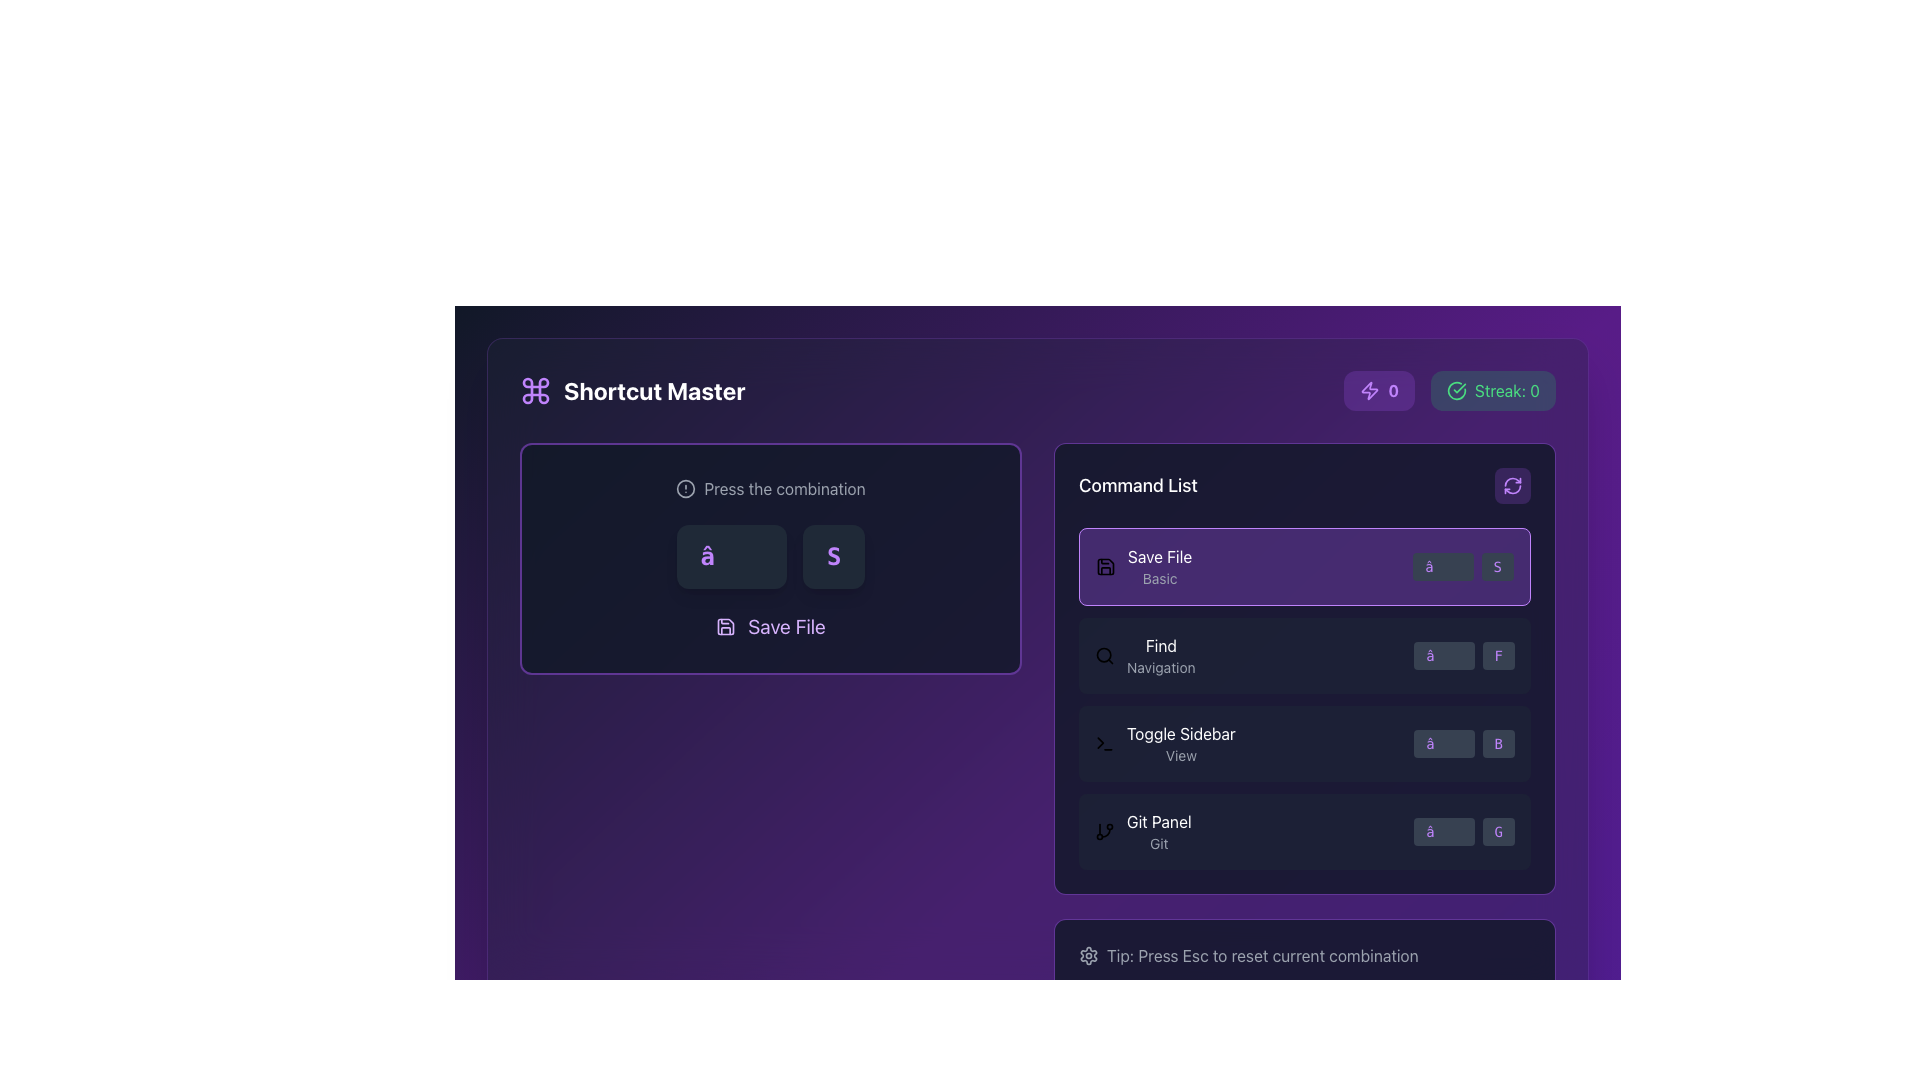 Image resolution: width=1920 pixels, height=1080 pixels. Describe the element at coordinates (1444, 744) in the screenshot. I see `the text-based indicator or button located to the right of the 'Toggle Sidebar' text` at that location.